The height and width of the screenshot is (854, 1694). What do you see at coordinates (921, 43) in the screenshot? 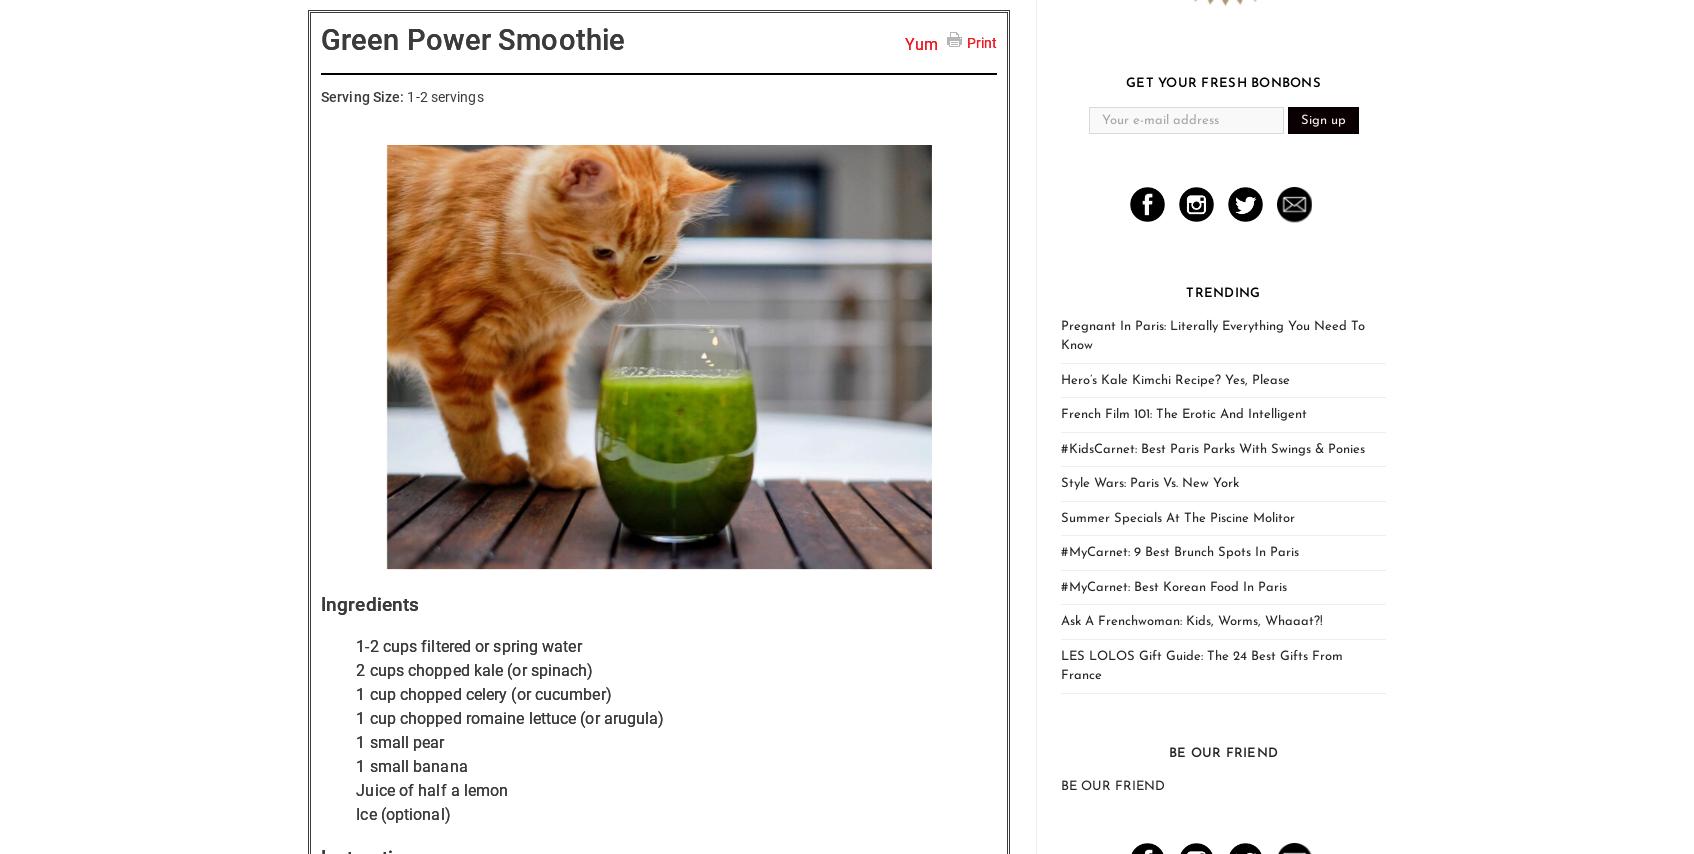
I see `'Yum'` at bounding box center [921, 43].